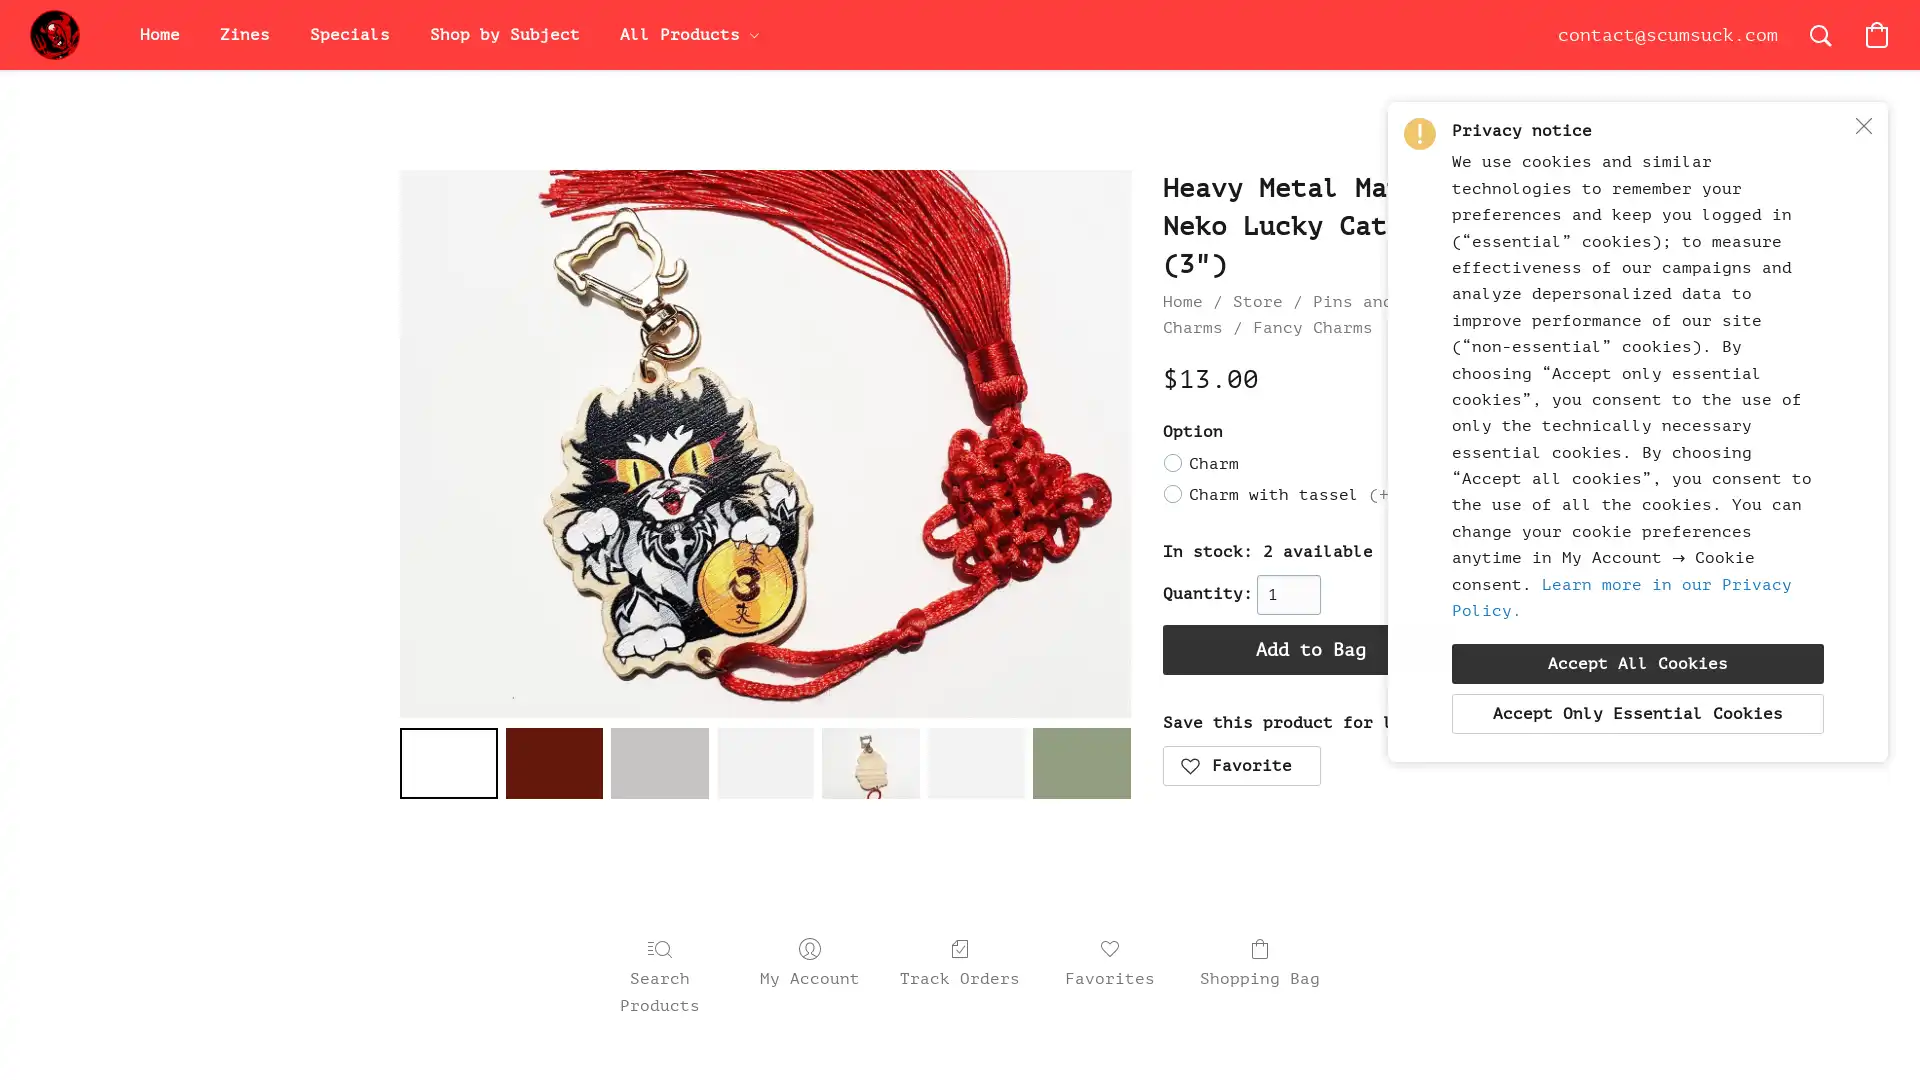 This screenshot has height=1080, width=1920. What do you see at coordinates (1310, 648) in the screenshot?
I see `Add to Bag` at bounding box center [1310, 648].